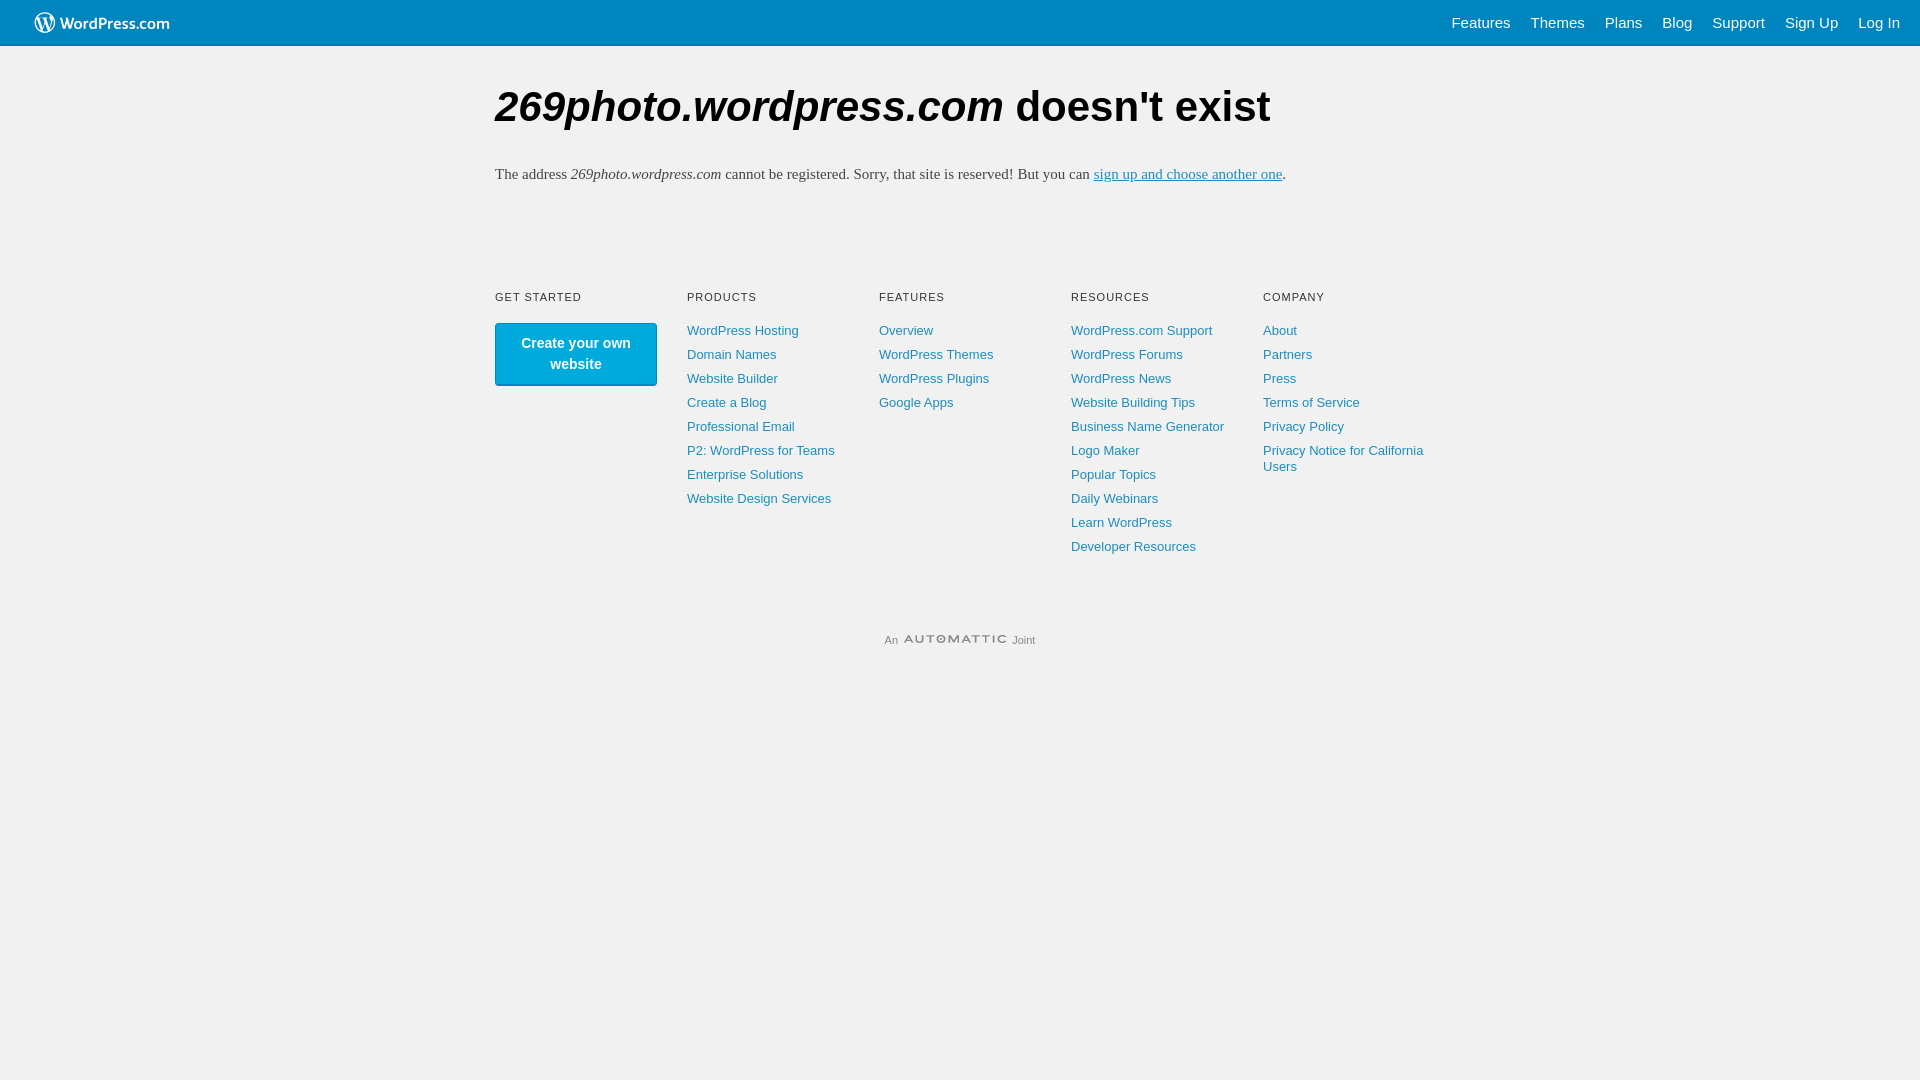 This screenshot has width=1920, height=1080. I want to click on 'Domain Names', so click(730, 353).